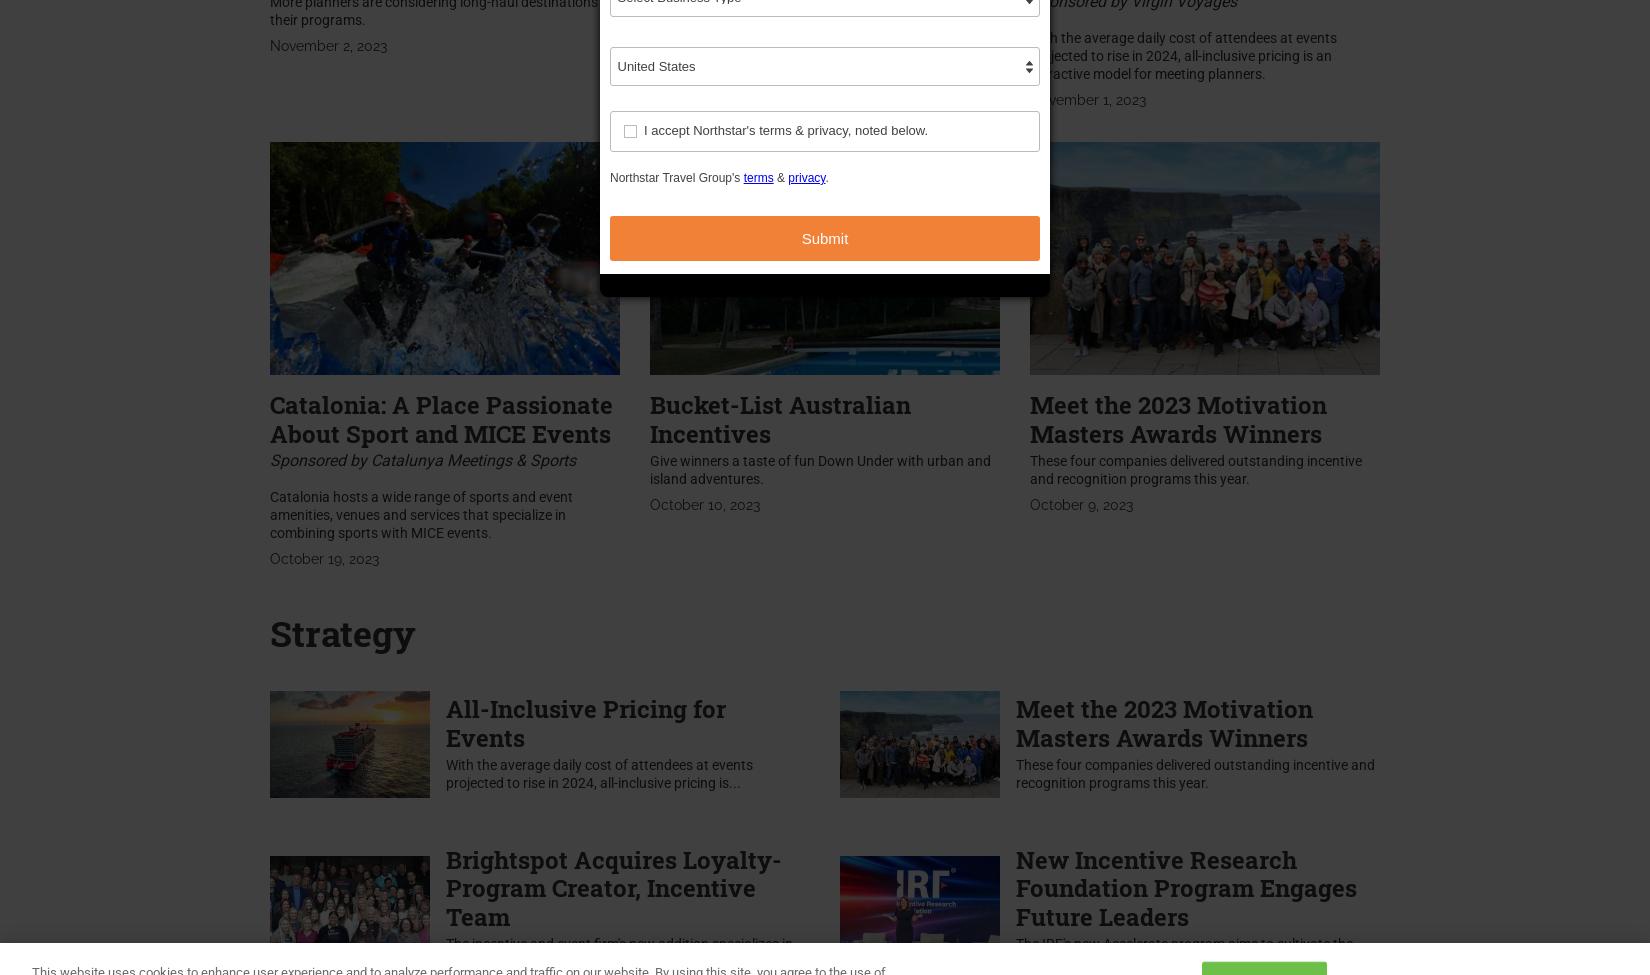  I want to click on 'October 9, 2023', so click(1080, 503).